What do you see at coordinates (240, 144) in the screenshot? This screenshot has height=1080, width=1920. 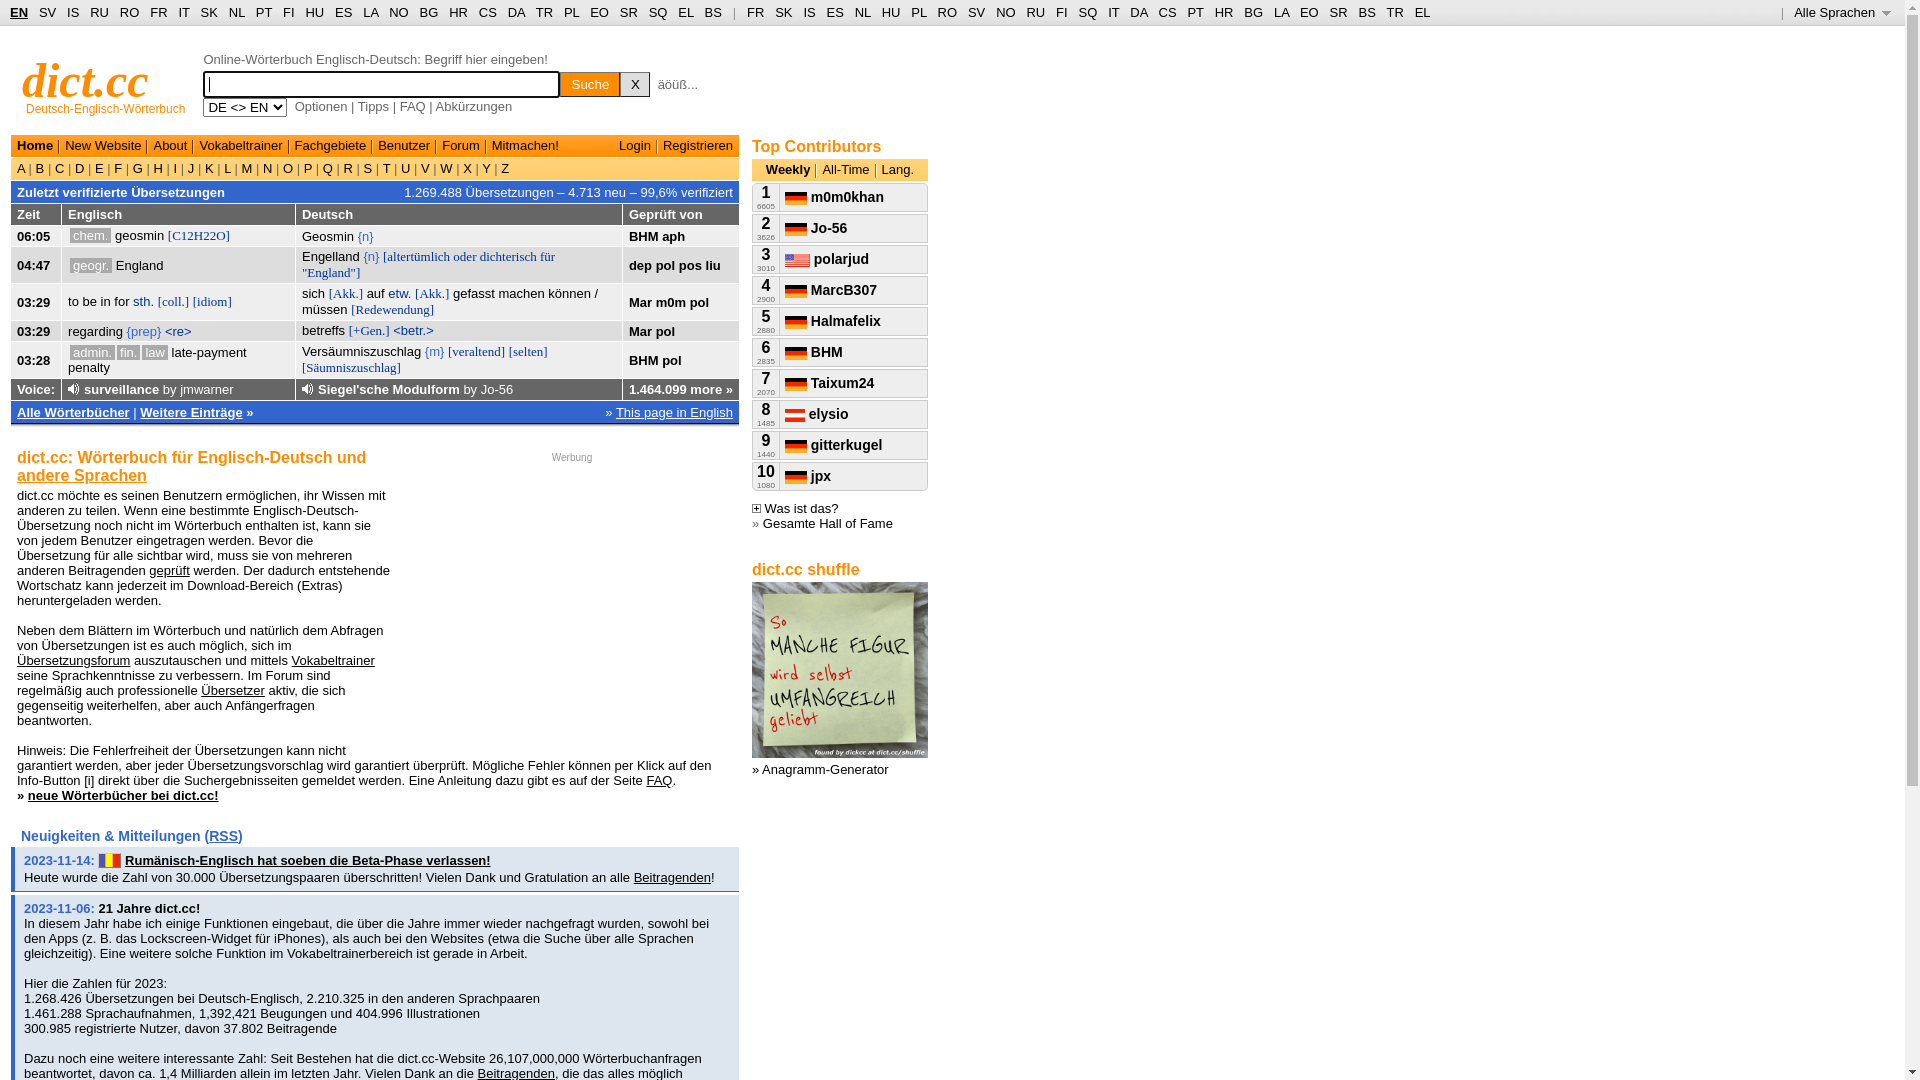 I see `'Vokabeltrainer'` at bounding box center [240, 144].